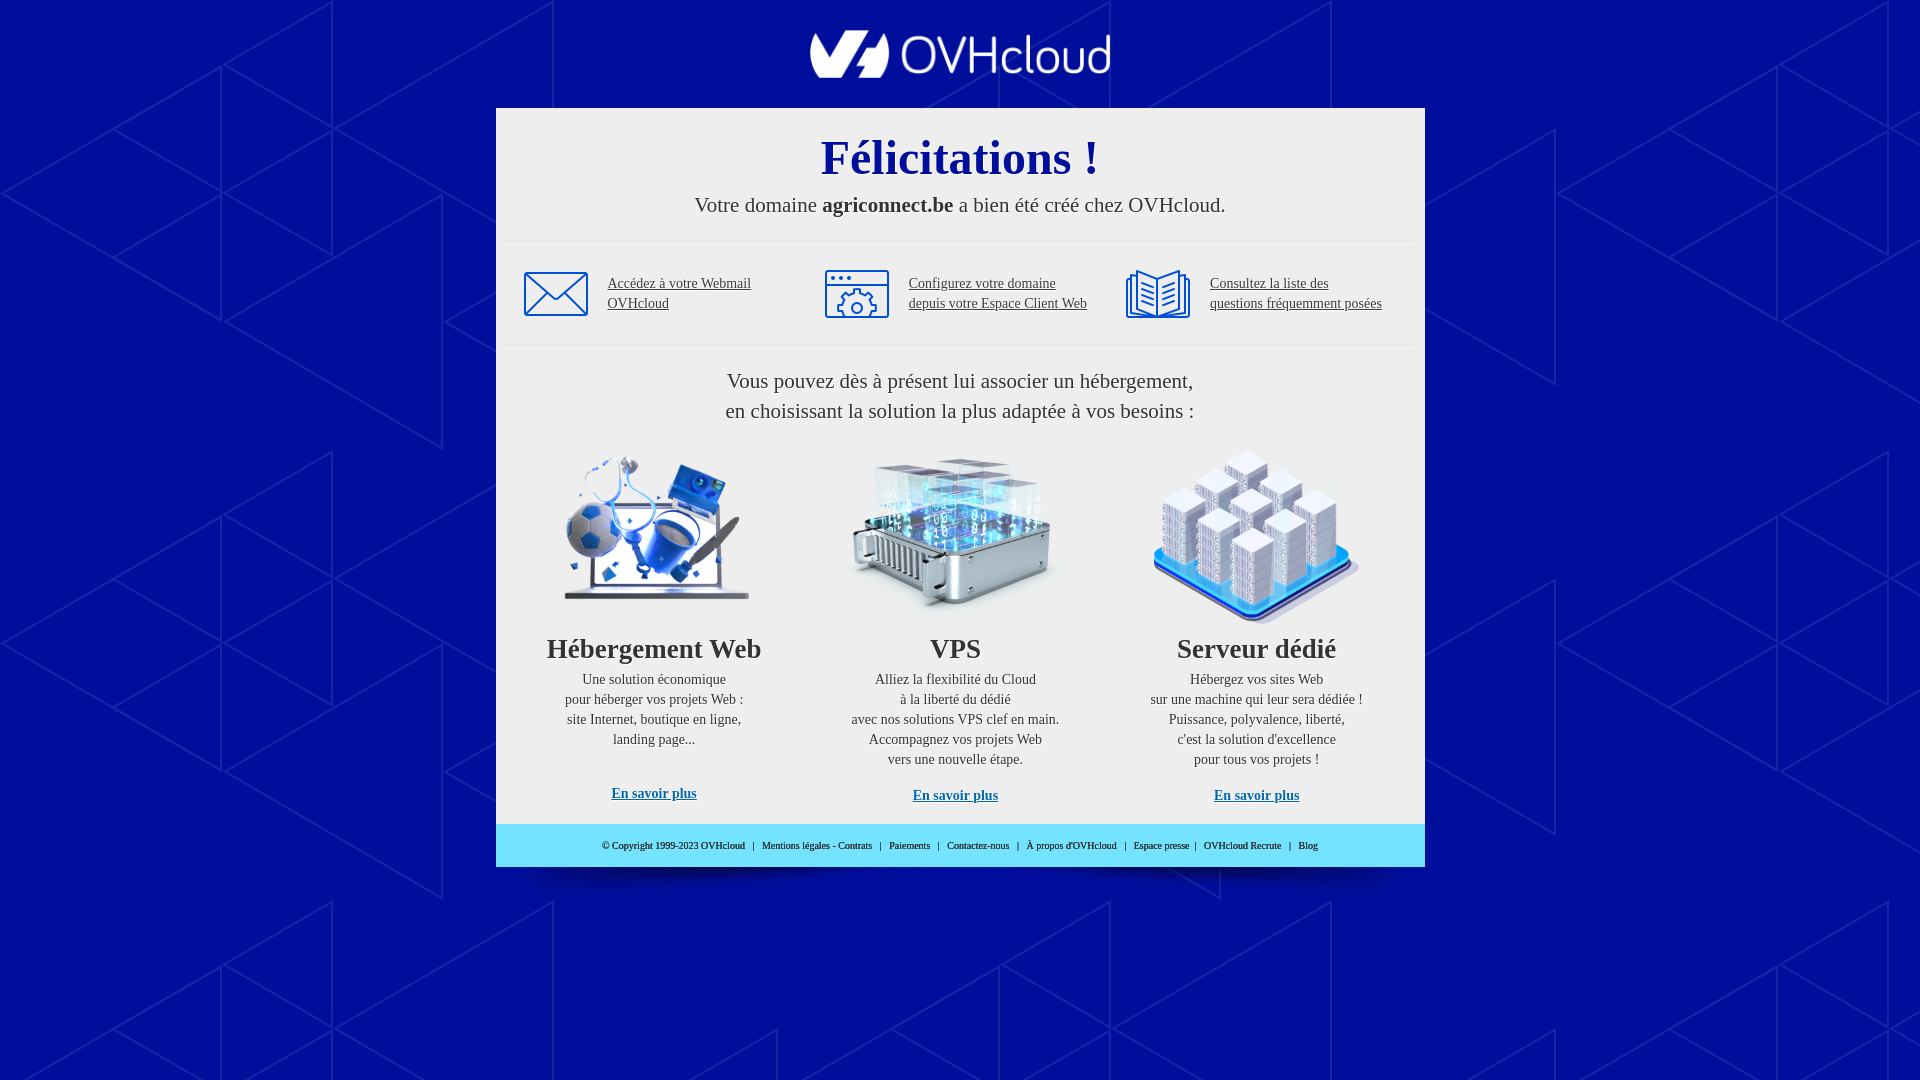  What do you see at coordinates (960, 71) in the screenshot?
I see `'OVHcloud'` at bounding box center [960, 71].